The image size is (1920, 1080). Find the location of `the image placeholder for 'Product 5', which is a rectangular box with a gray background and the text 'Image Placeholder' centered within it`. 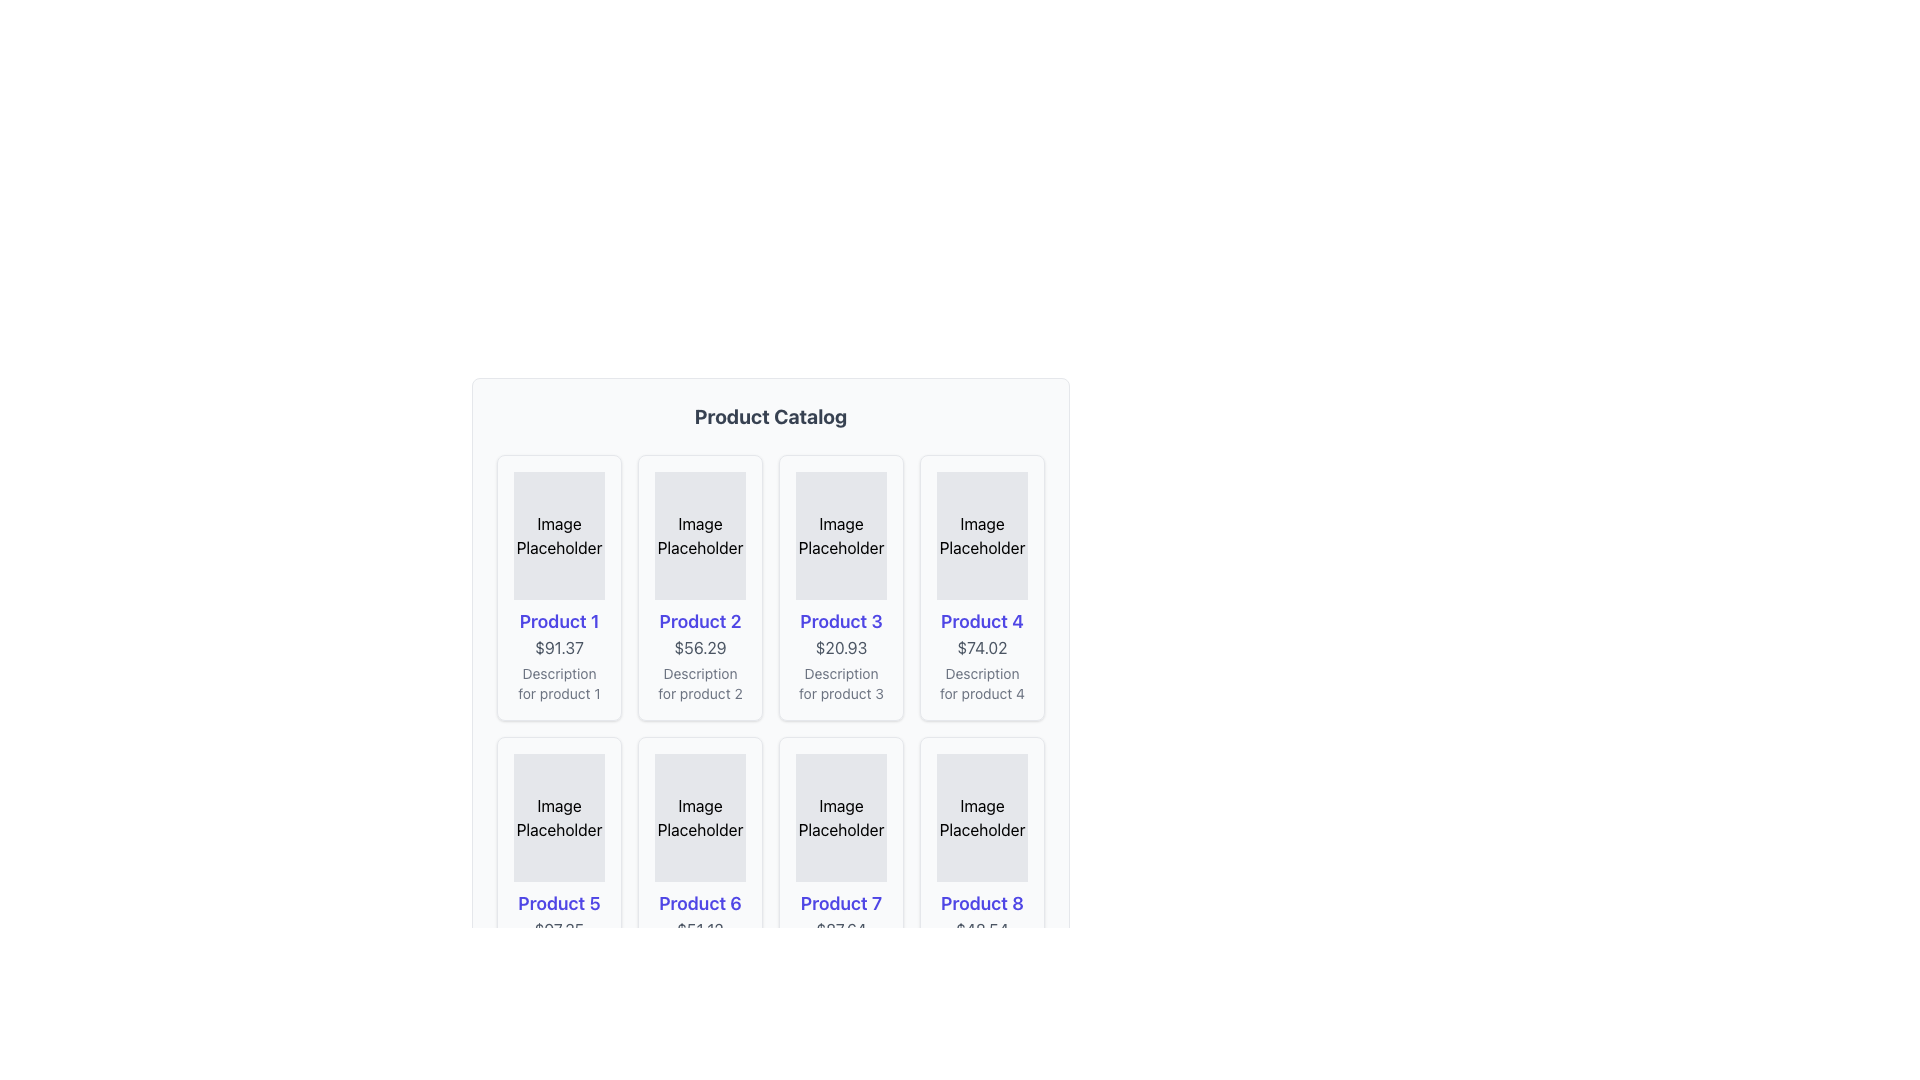

the image placeholder for 'Product 5', which is a rectangular box with a gray background and the text 'Image Placeholder' centered within it is located at coordinates (559, 817).